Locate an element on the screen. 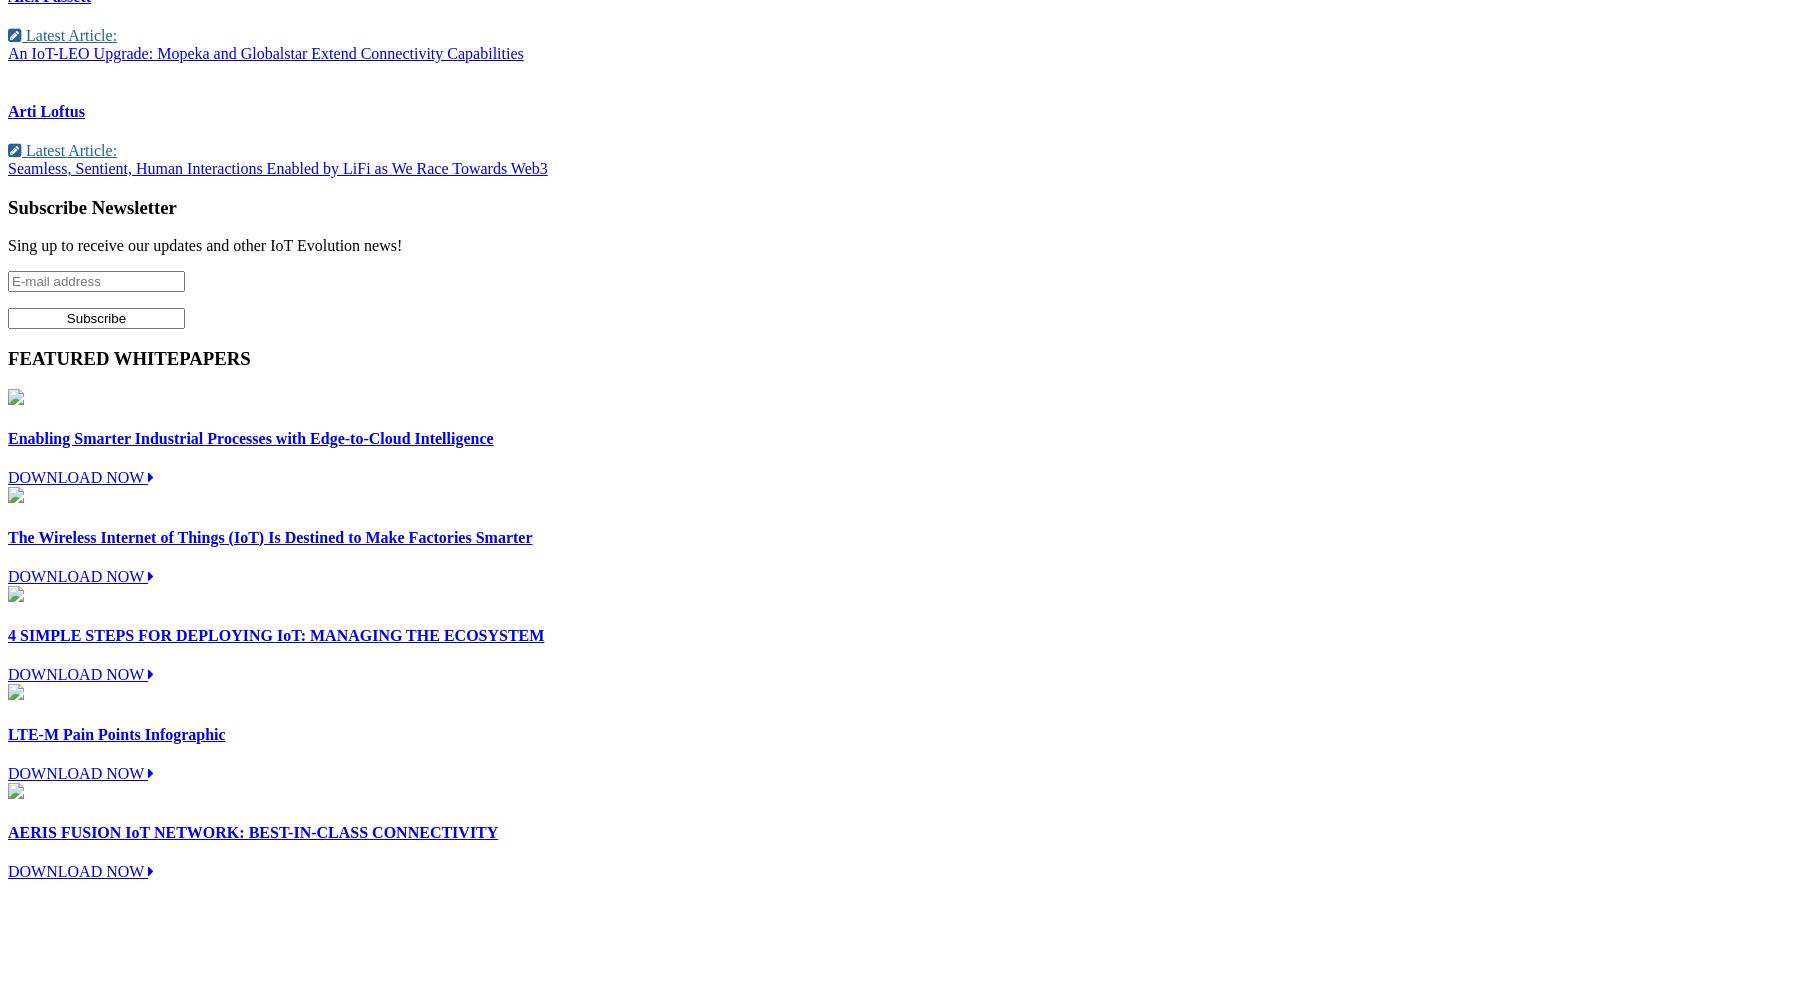 The width and height of the screenshot is (1800, 1006). 'Subscribe' is located at coordinates (48, 206).